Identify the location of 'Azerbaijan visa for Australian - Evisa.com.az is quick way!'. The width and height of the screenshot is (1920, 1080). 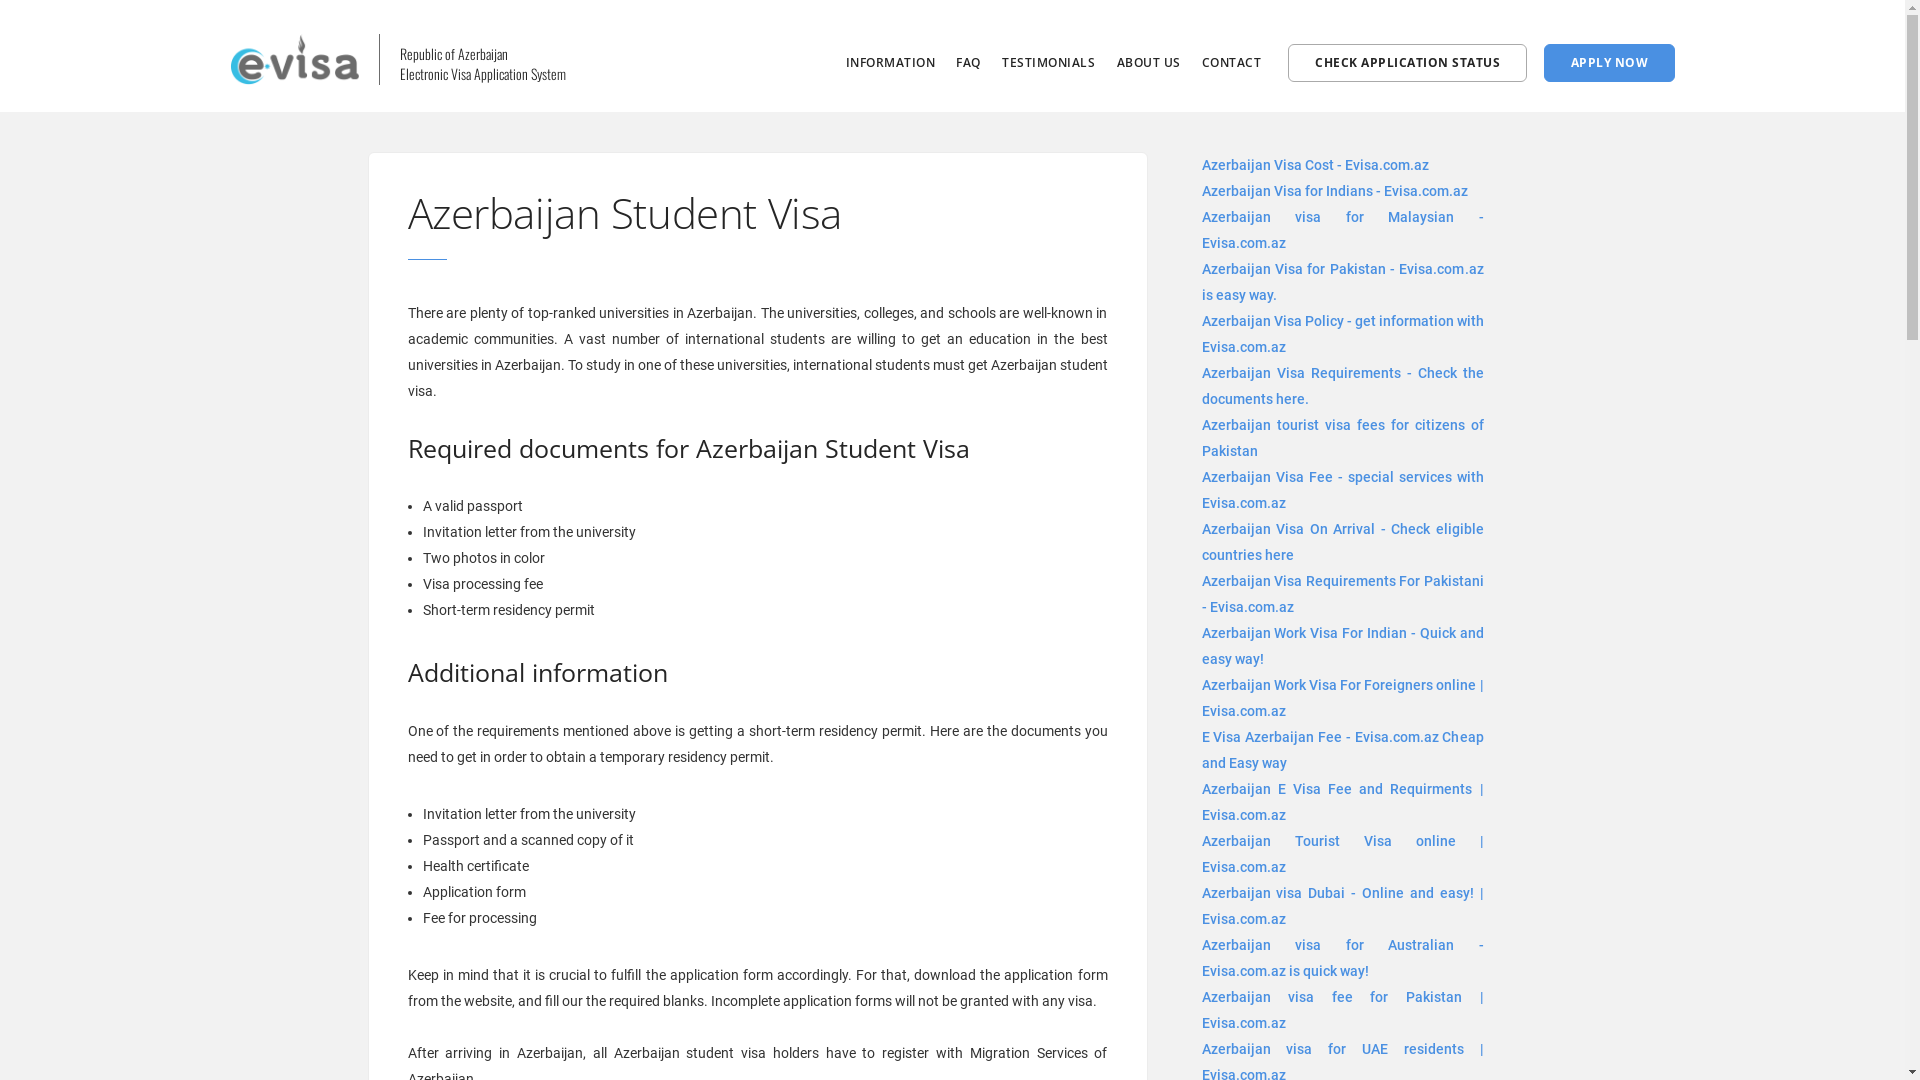
(1343, 956).